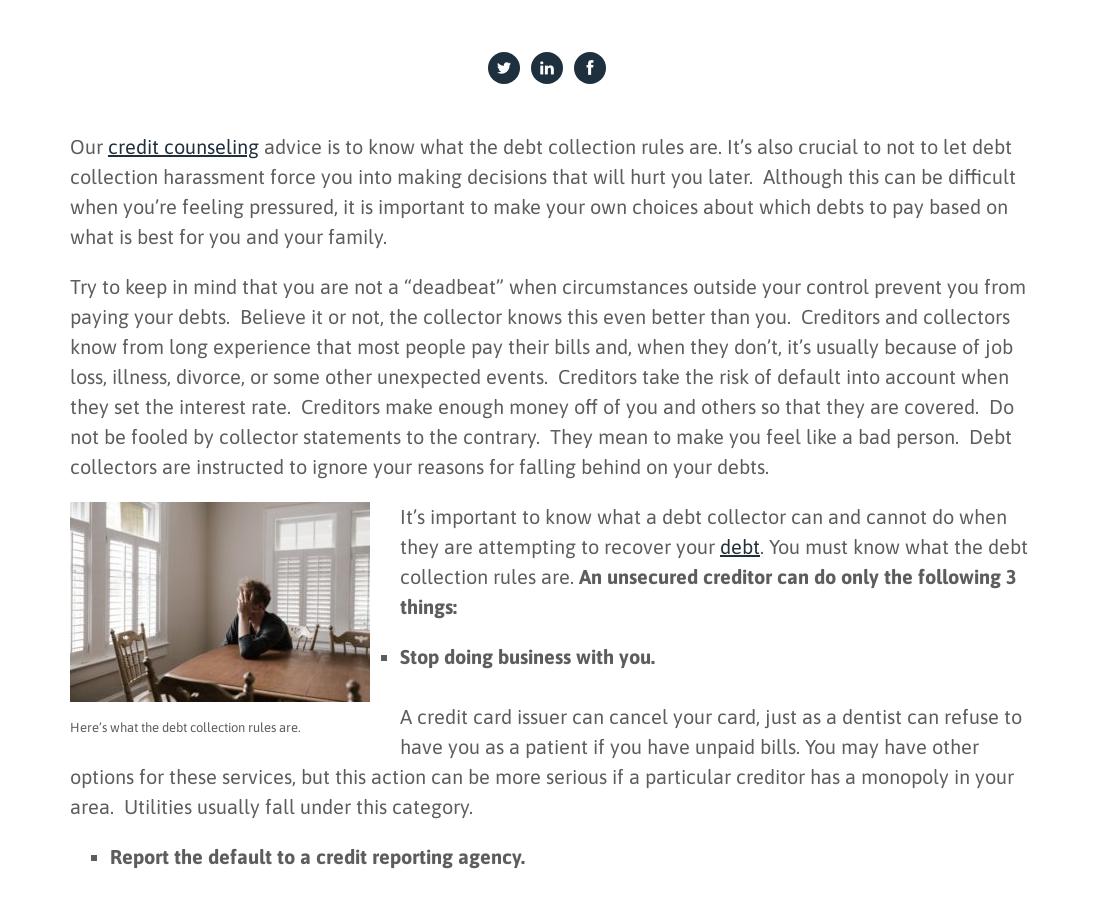 The image size is (1100, 907). I want to click on 'how to get out of debt', so click(331, 664).